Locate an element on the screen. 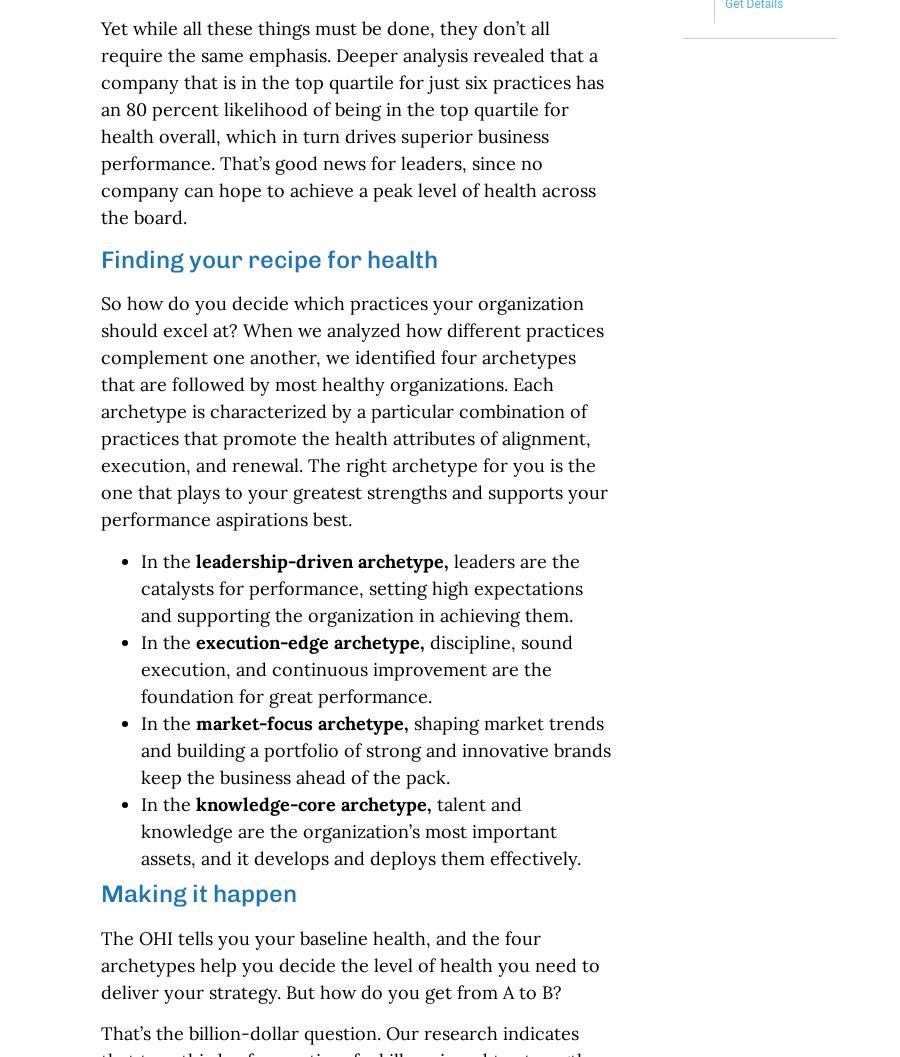  'Yet while all these things must be done, they don’t all require the same emphasis. Deeper analysis revealed that a company that is in the top quartile for just six practices has an 80 percent likelihood of being in the top quartile for health overall, which in turn drives superior business performance. That’s good news for leaders, since no company can hope to achieve a peak level of health across the board.' is located at coordinates (351, 122).